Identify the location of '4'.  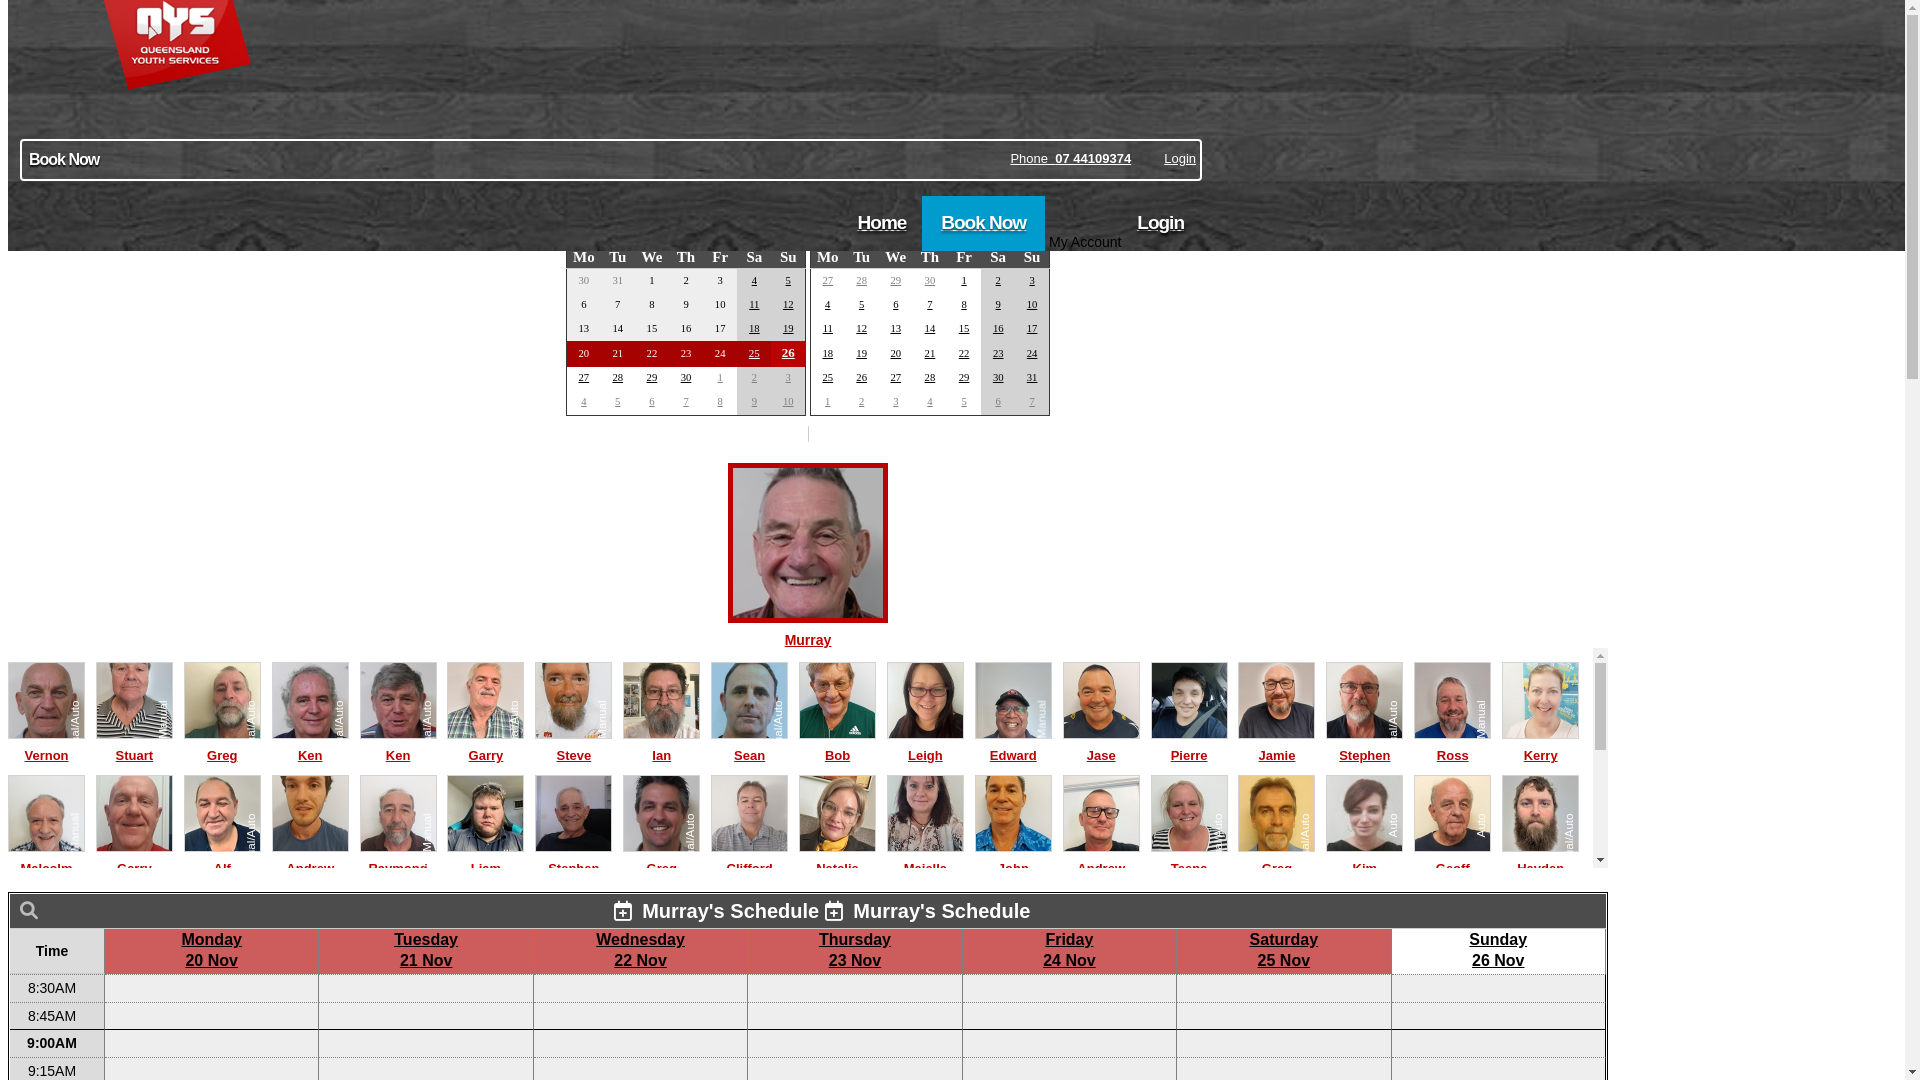
(753, 279).